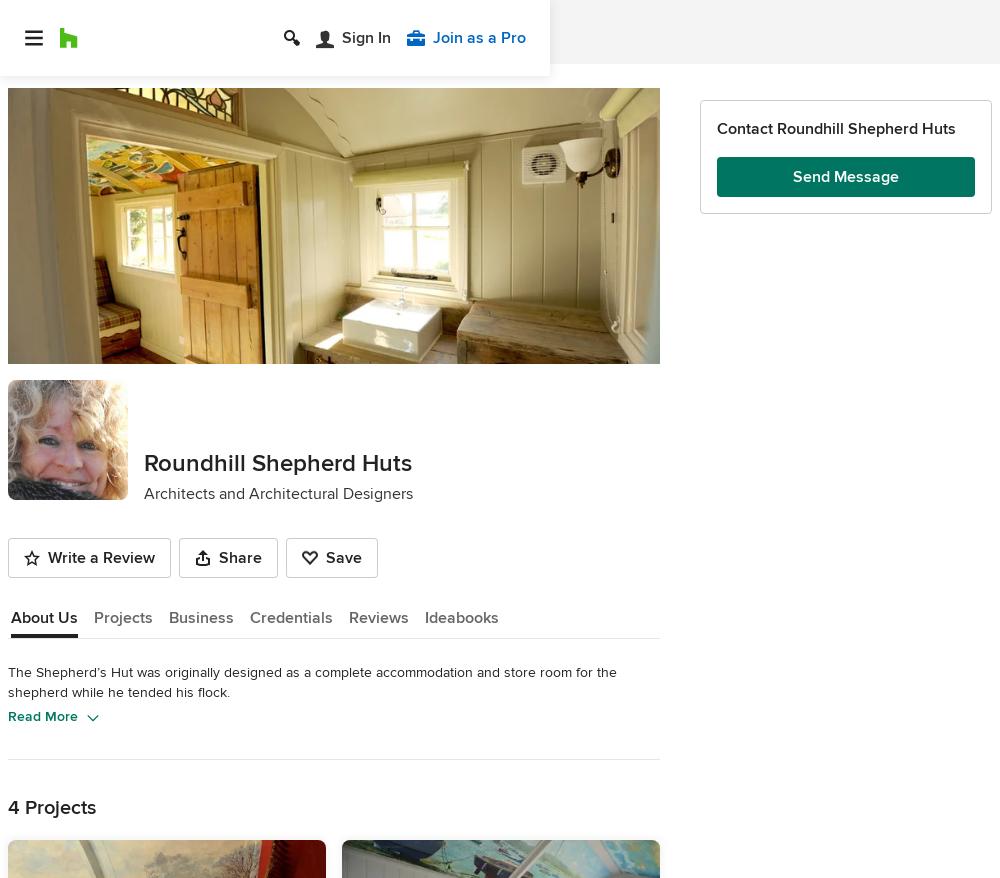 This screenshot has height=878, width=1000. What do you see at coordinates (348, 615) in the screenshot?
I see `'Reviews'` at bounding box center [348, 615].